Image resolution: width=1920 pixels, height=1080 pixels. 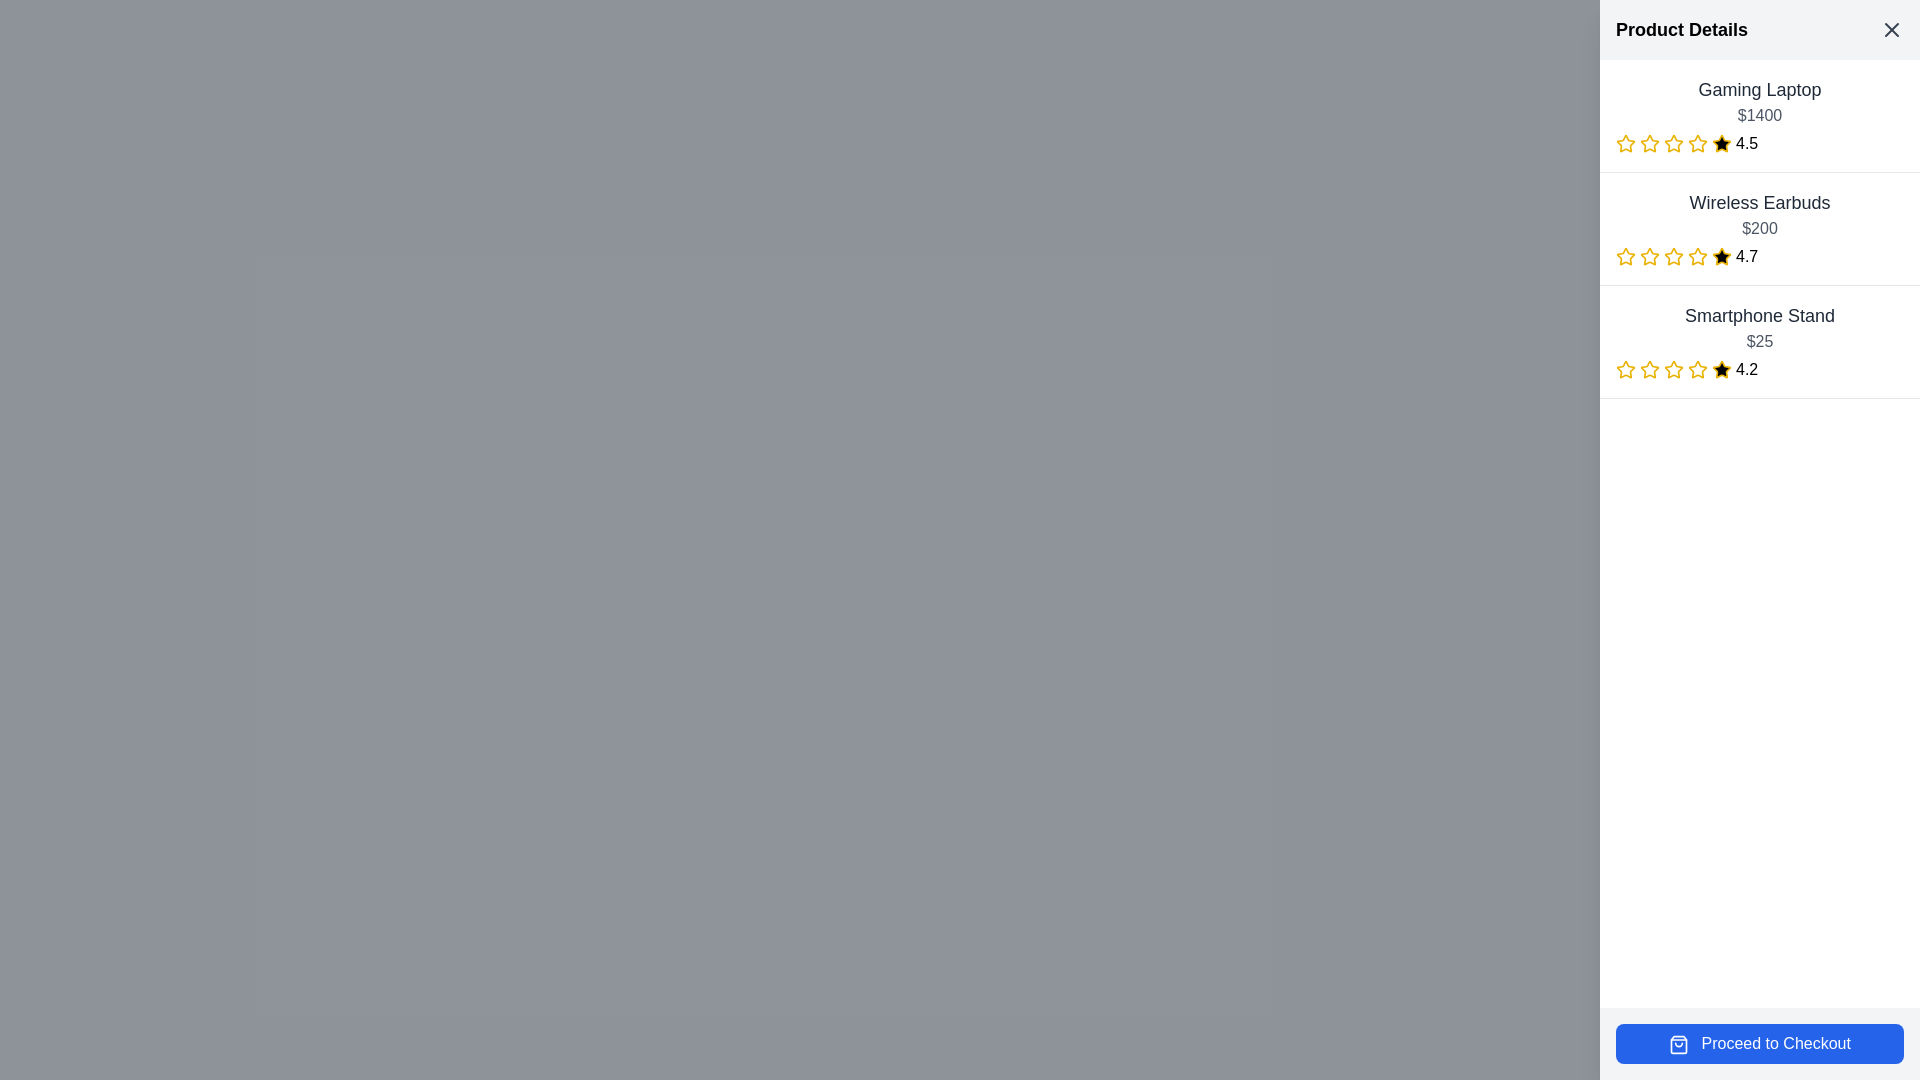 I want to click on the first rating star icon under the 'Smartphone Stand' product entry, so click(x=1625, y=369).